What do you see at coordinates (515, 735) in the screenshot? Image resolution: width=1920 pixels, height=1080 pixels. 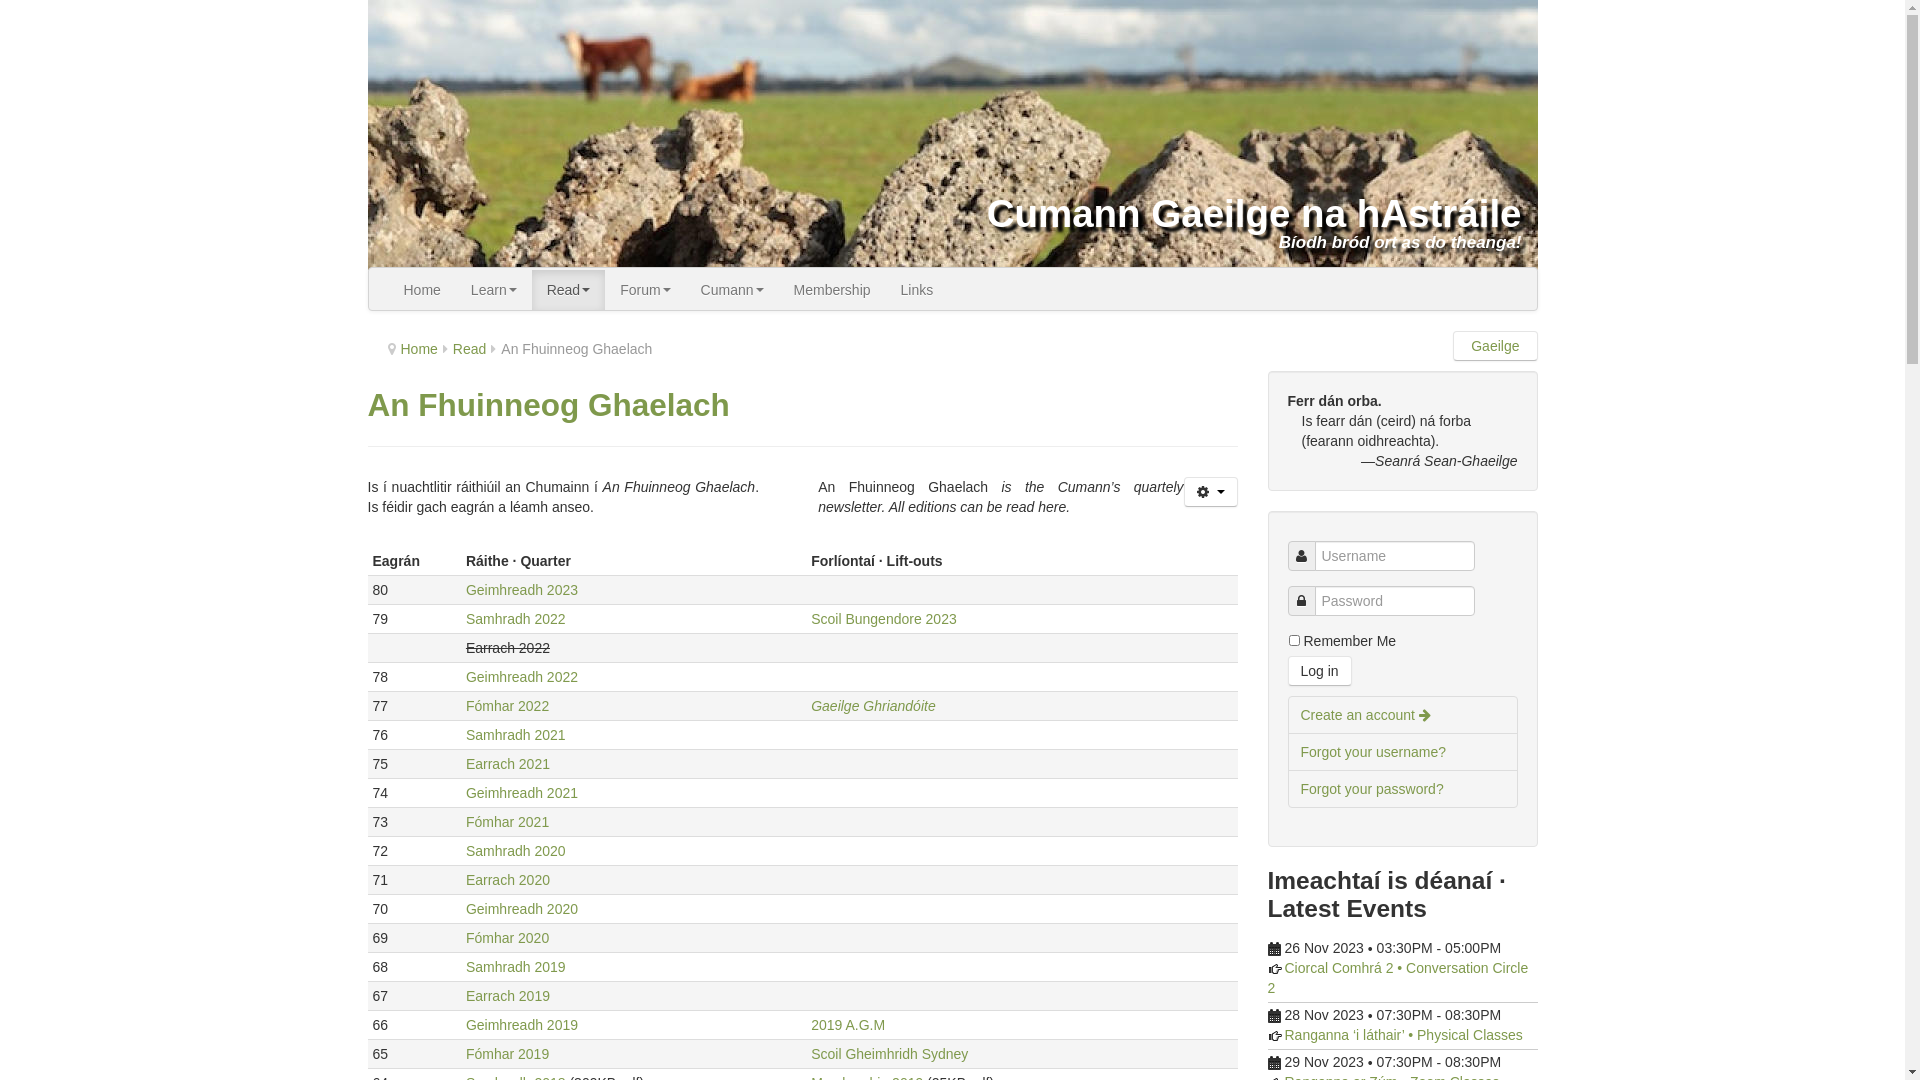 I see `'Samhradh 2021'` at bounding box center [515, 735].